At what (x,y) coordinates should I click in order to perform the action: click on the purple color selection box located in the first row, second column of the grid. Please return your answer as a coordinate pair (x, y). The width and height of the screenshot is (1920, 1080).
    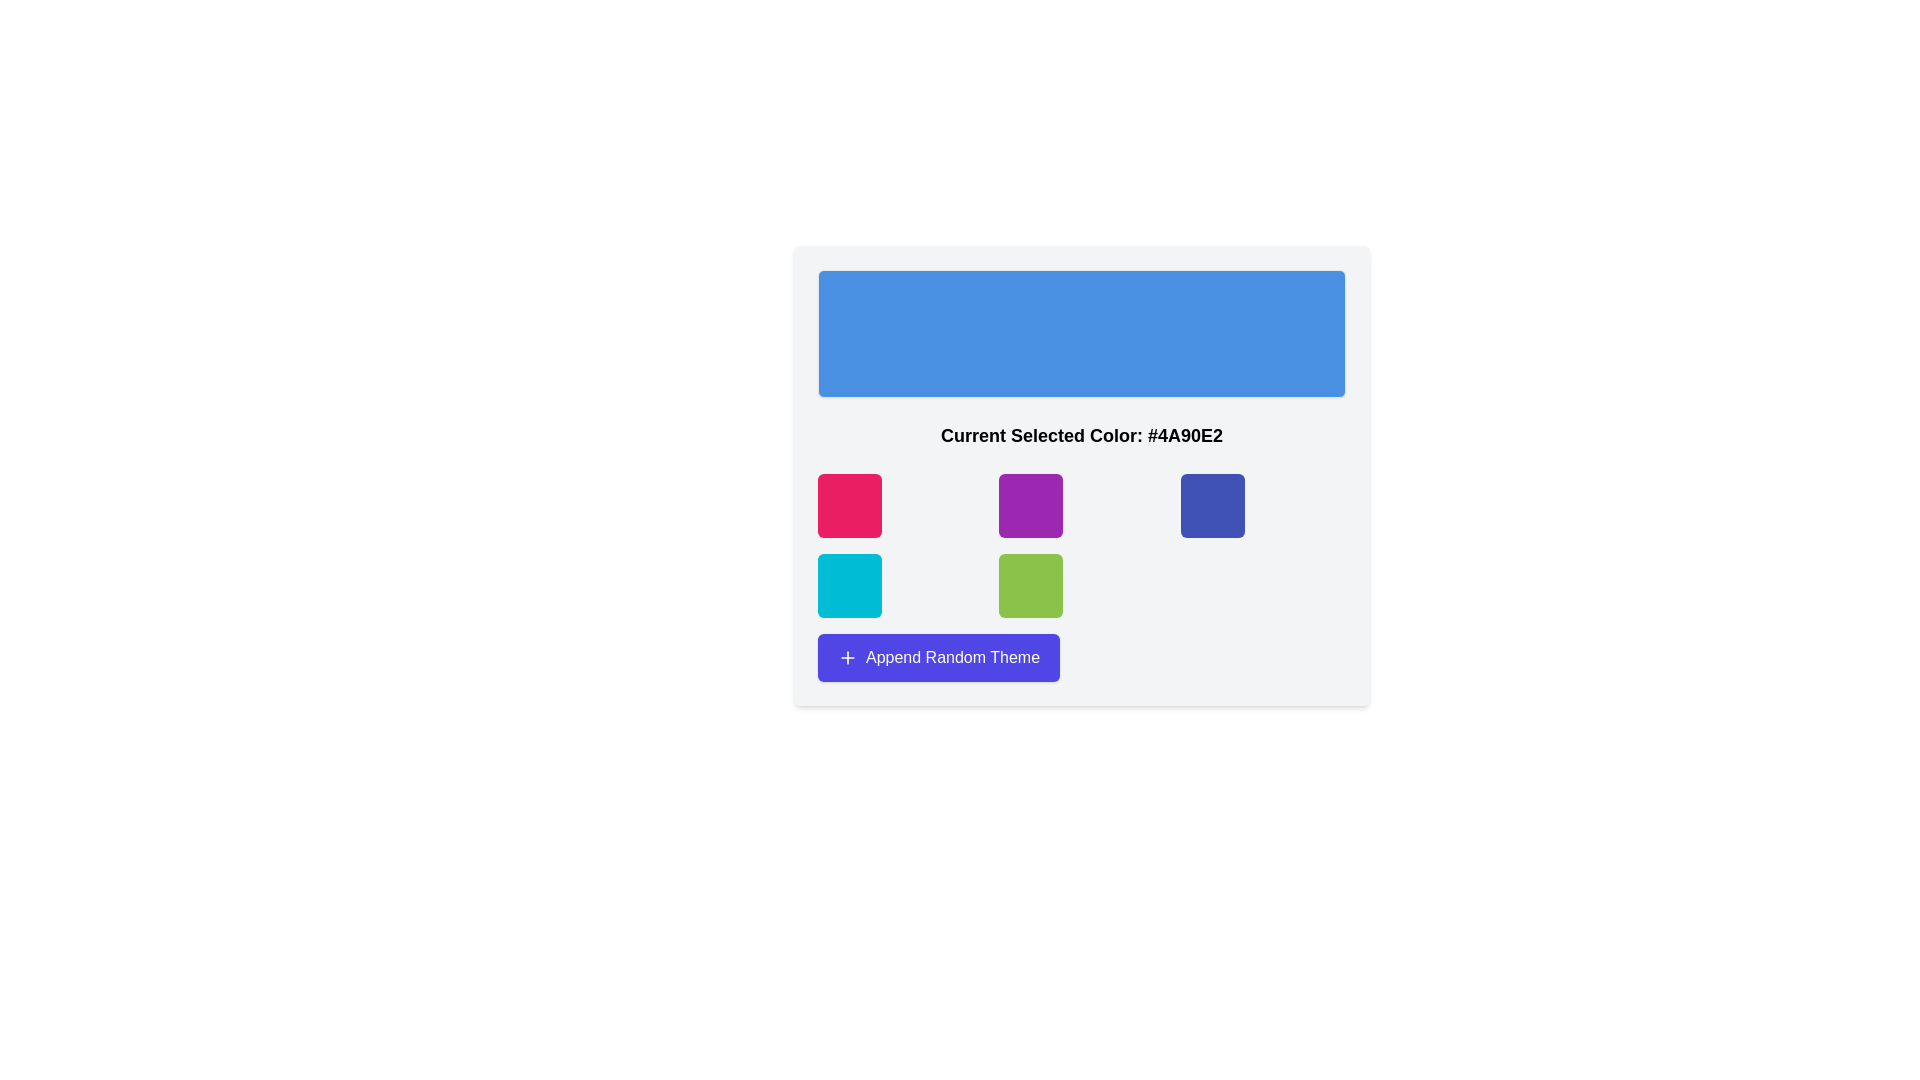
    Looking at the image, I should click on (1080, 475).